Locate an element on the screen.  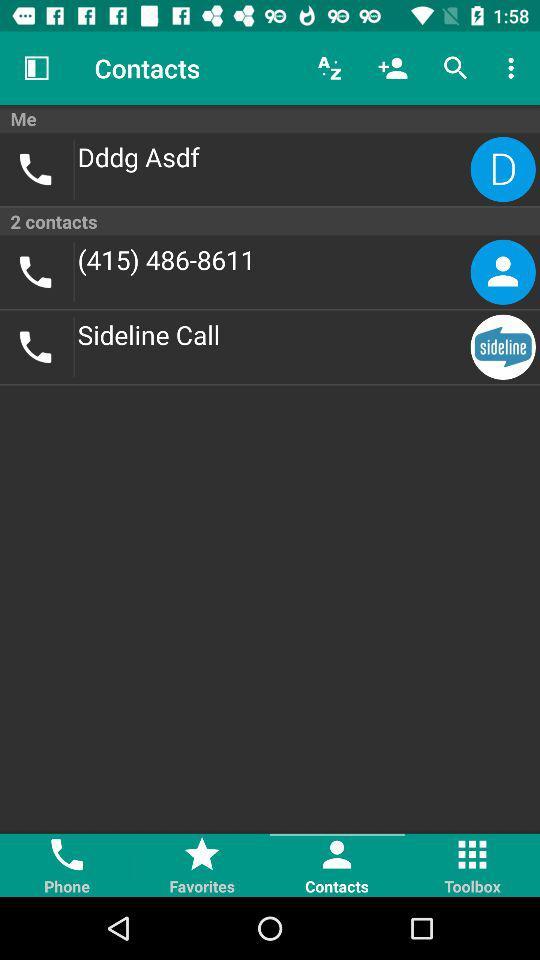
item above the me item is located at coordinates (36, 68).